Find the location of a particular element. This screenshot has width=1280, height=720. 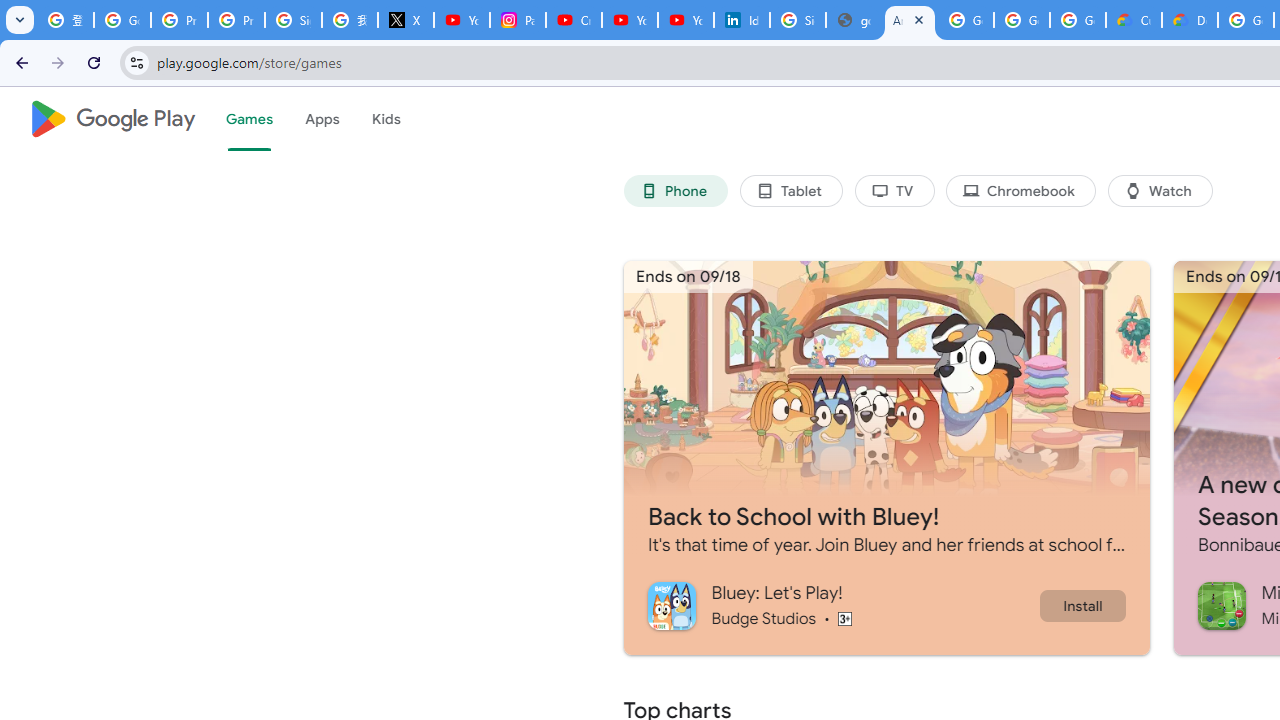

'Google Play logo' is located at coordinates (111, 119).